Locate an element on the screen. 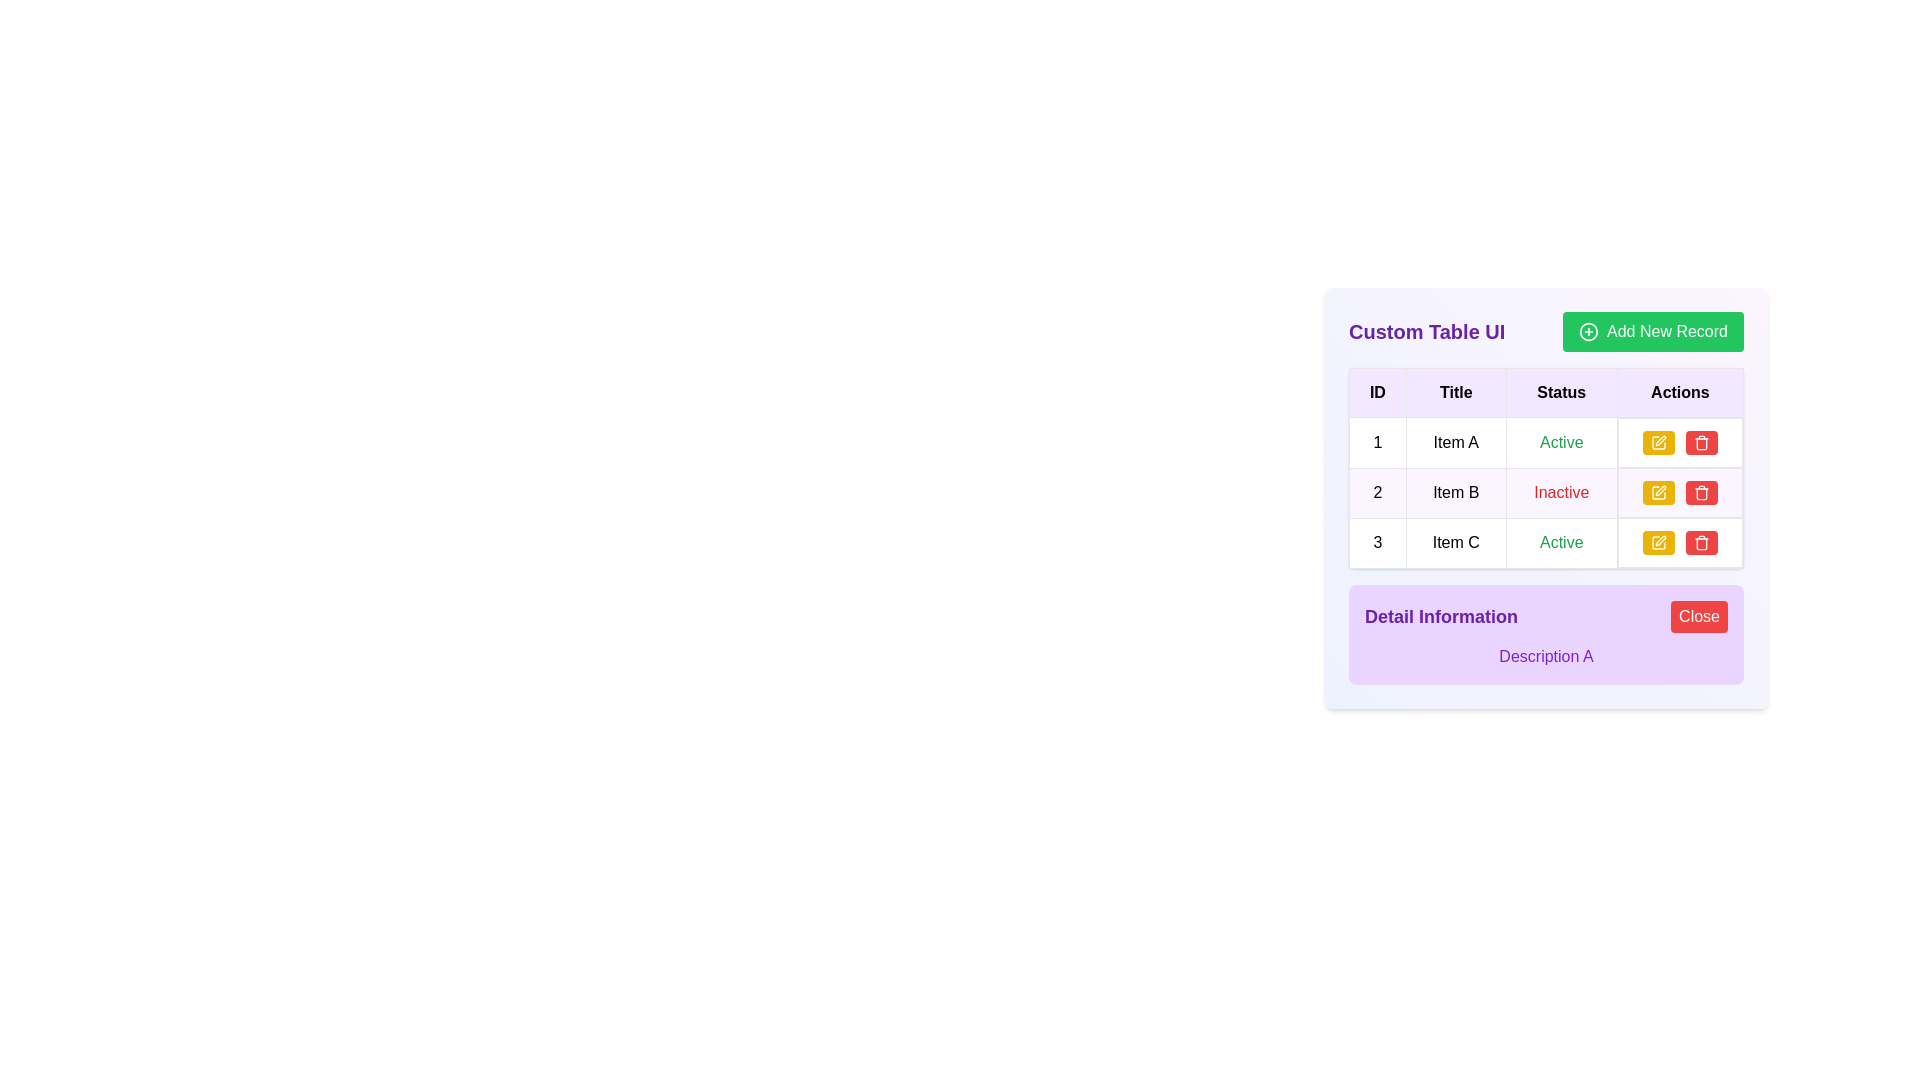 The width and height of the screenshot is (1920, 1080). the 'Status' header cell in the table, which is the third cell in the header row, located between 'Title' and 'Actions', with a light purple background and bold black text is located at coordinates (1560, 393).